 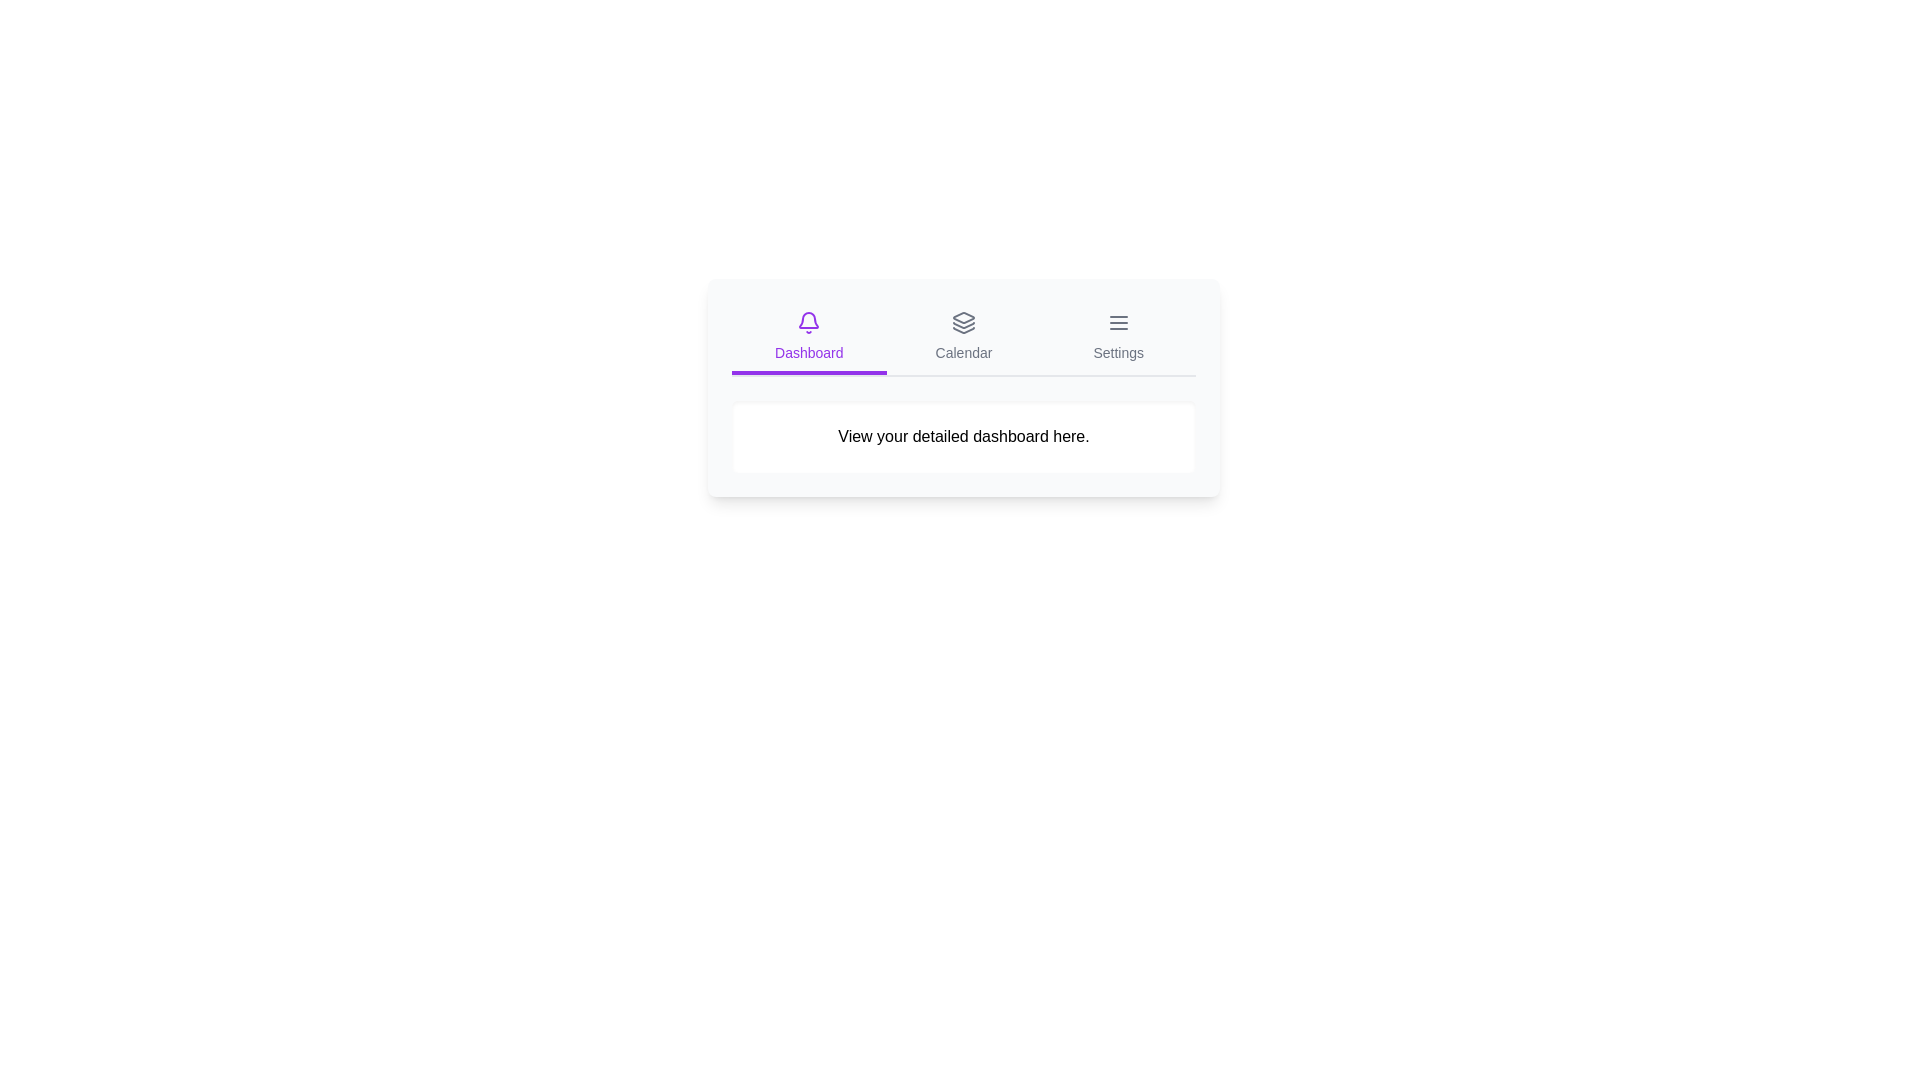 What do you see at coordinates (809, 338) in the screenshot?
I see `the Dashboard tab by clicking on its label or icon` at bounding box center [809, 338].